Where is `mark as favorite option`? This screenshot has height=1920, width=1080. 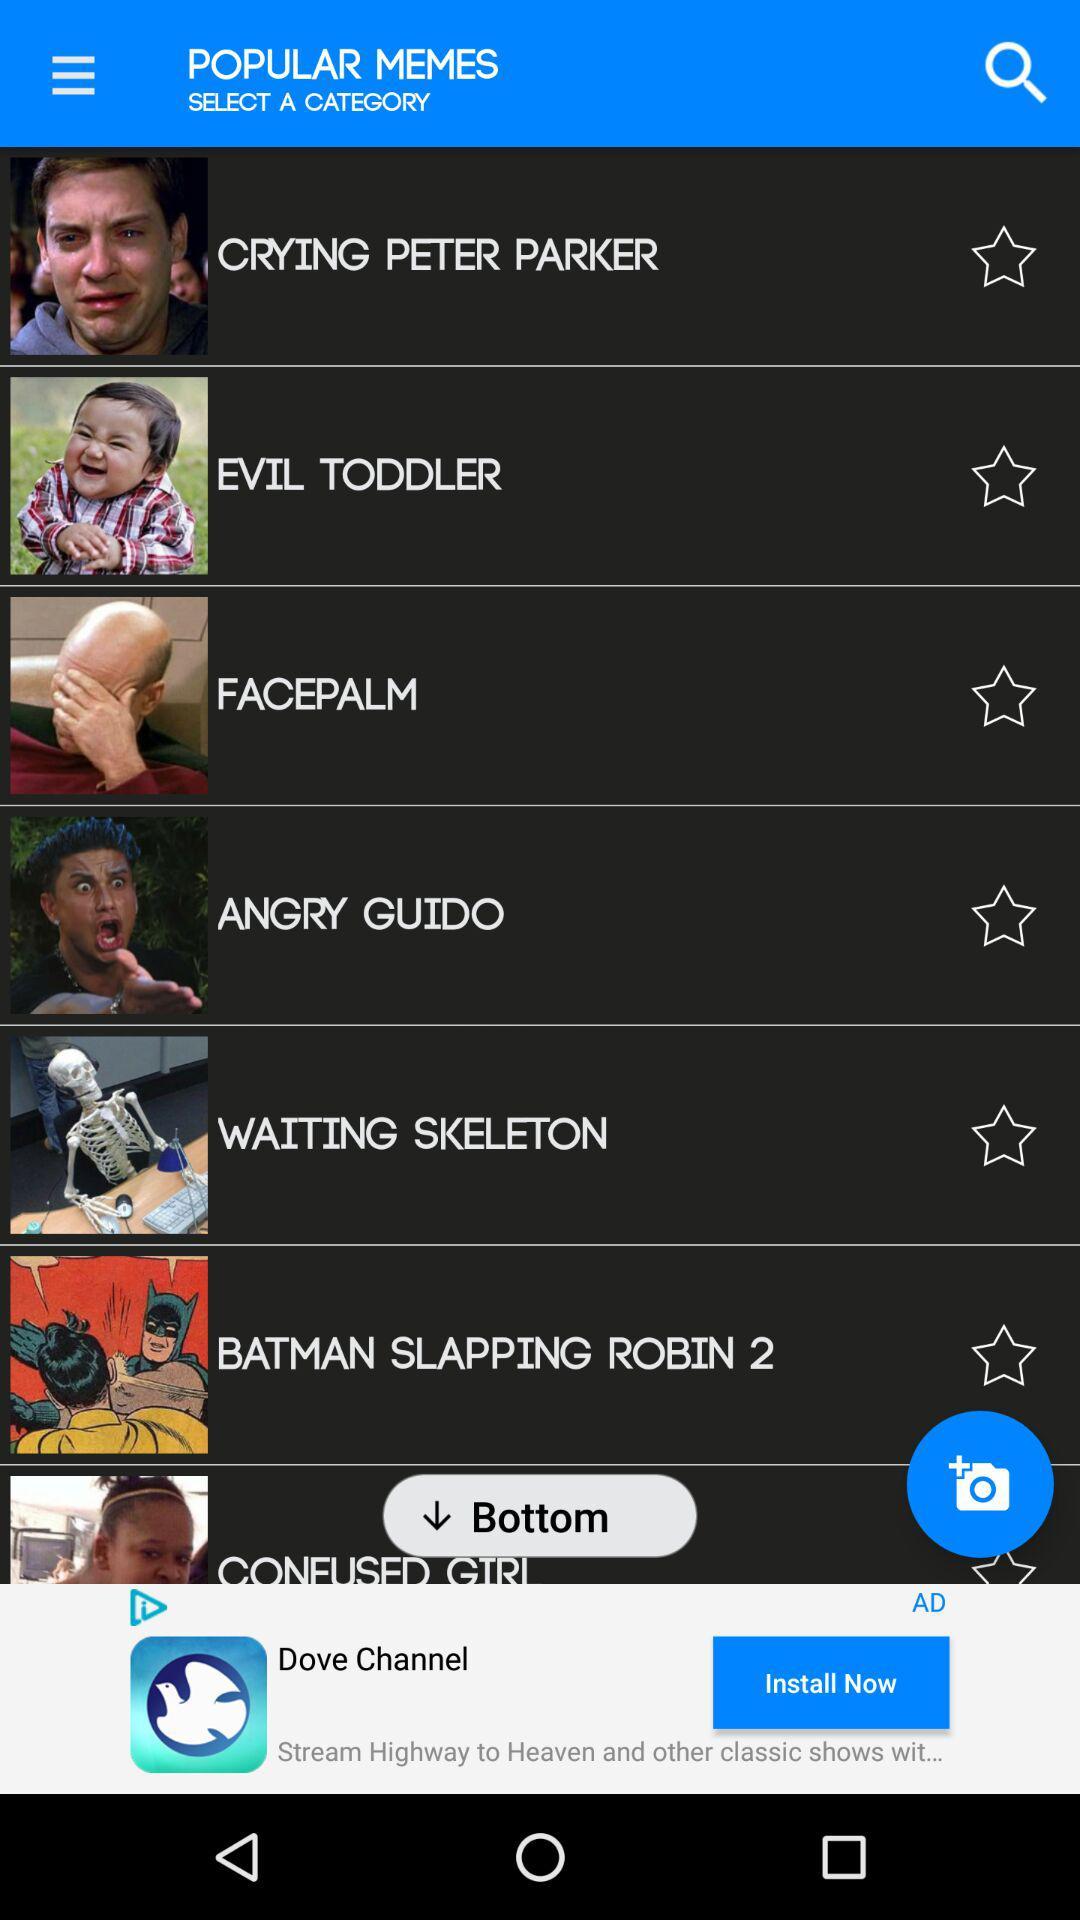
mark as favorite option is located at coordinates (1003, 695).